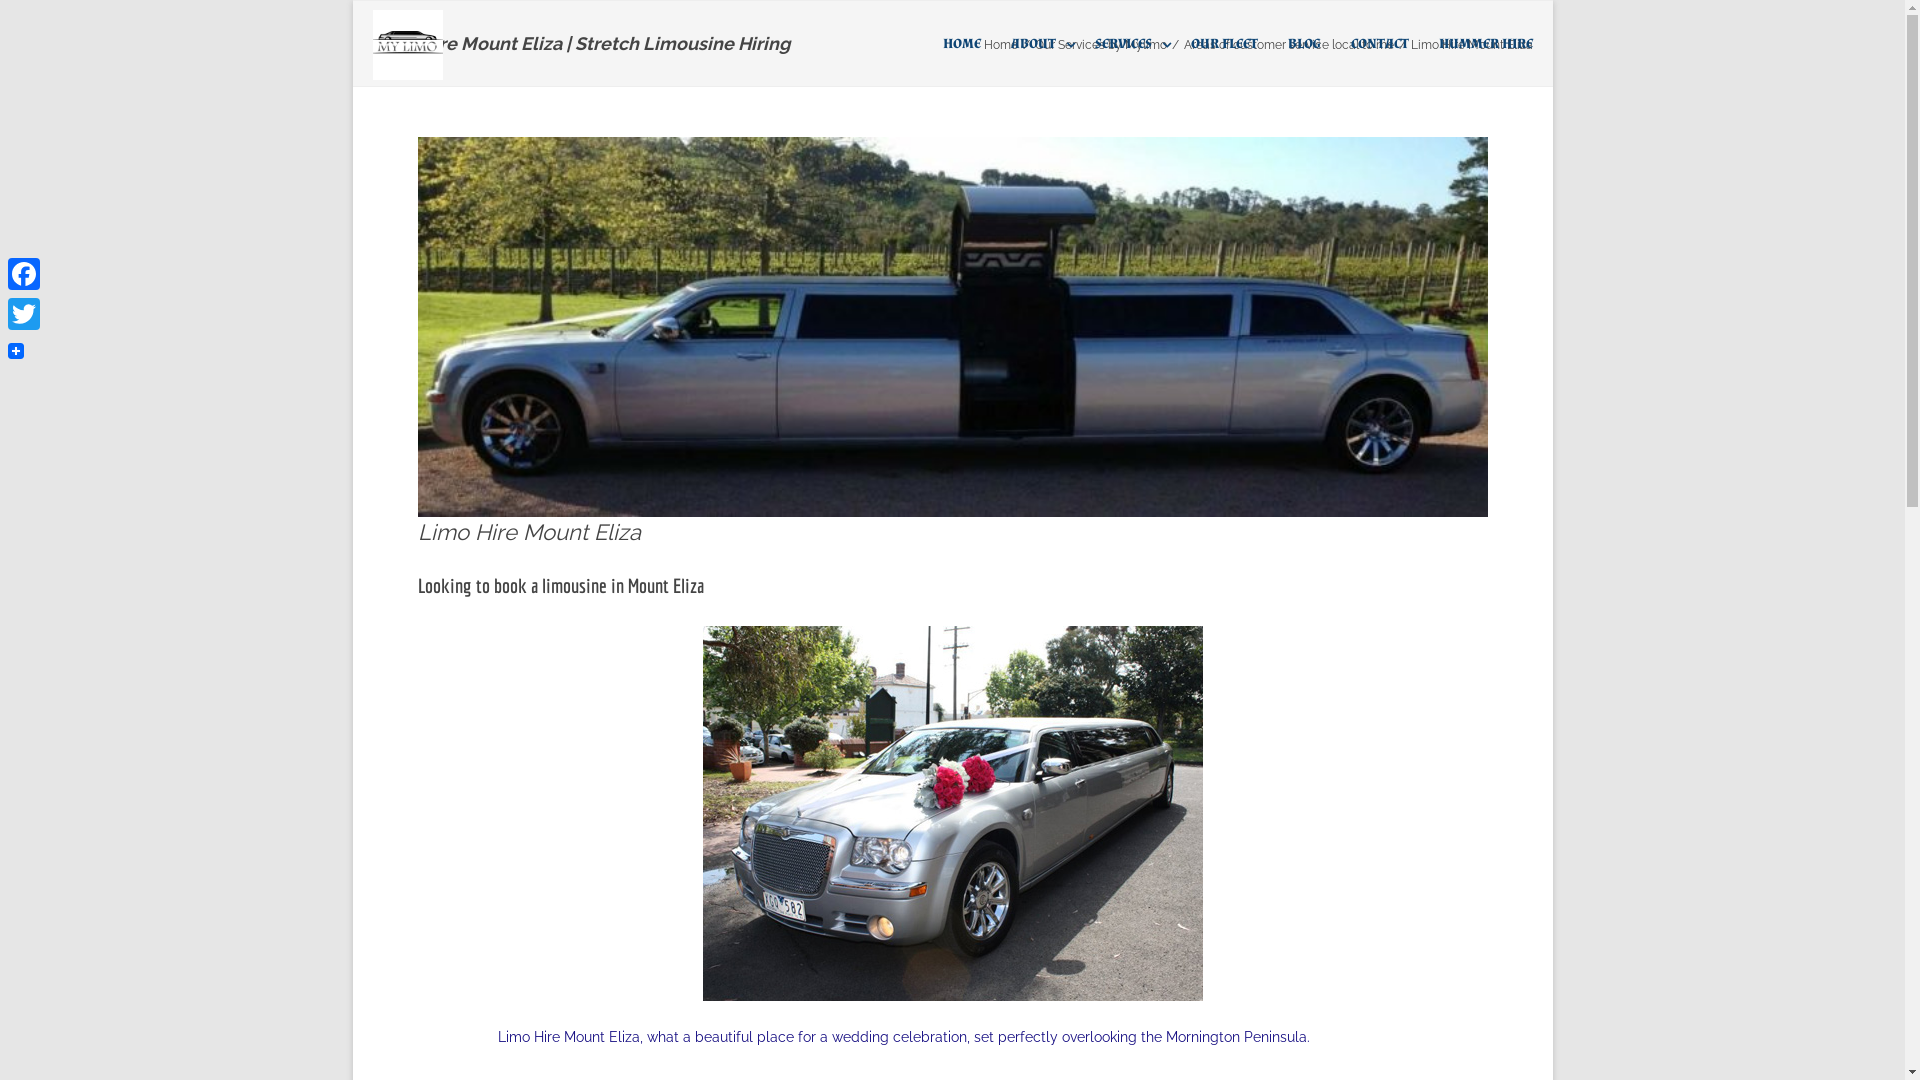 This screenshot has width=1920, height=1080. I want to click on 'Twitter', so click(24, 313).